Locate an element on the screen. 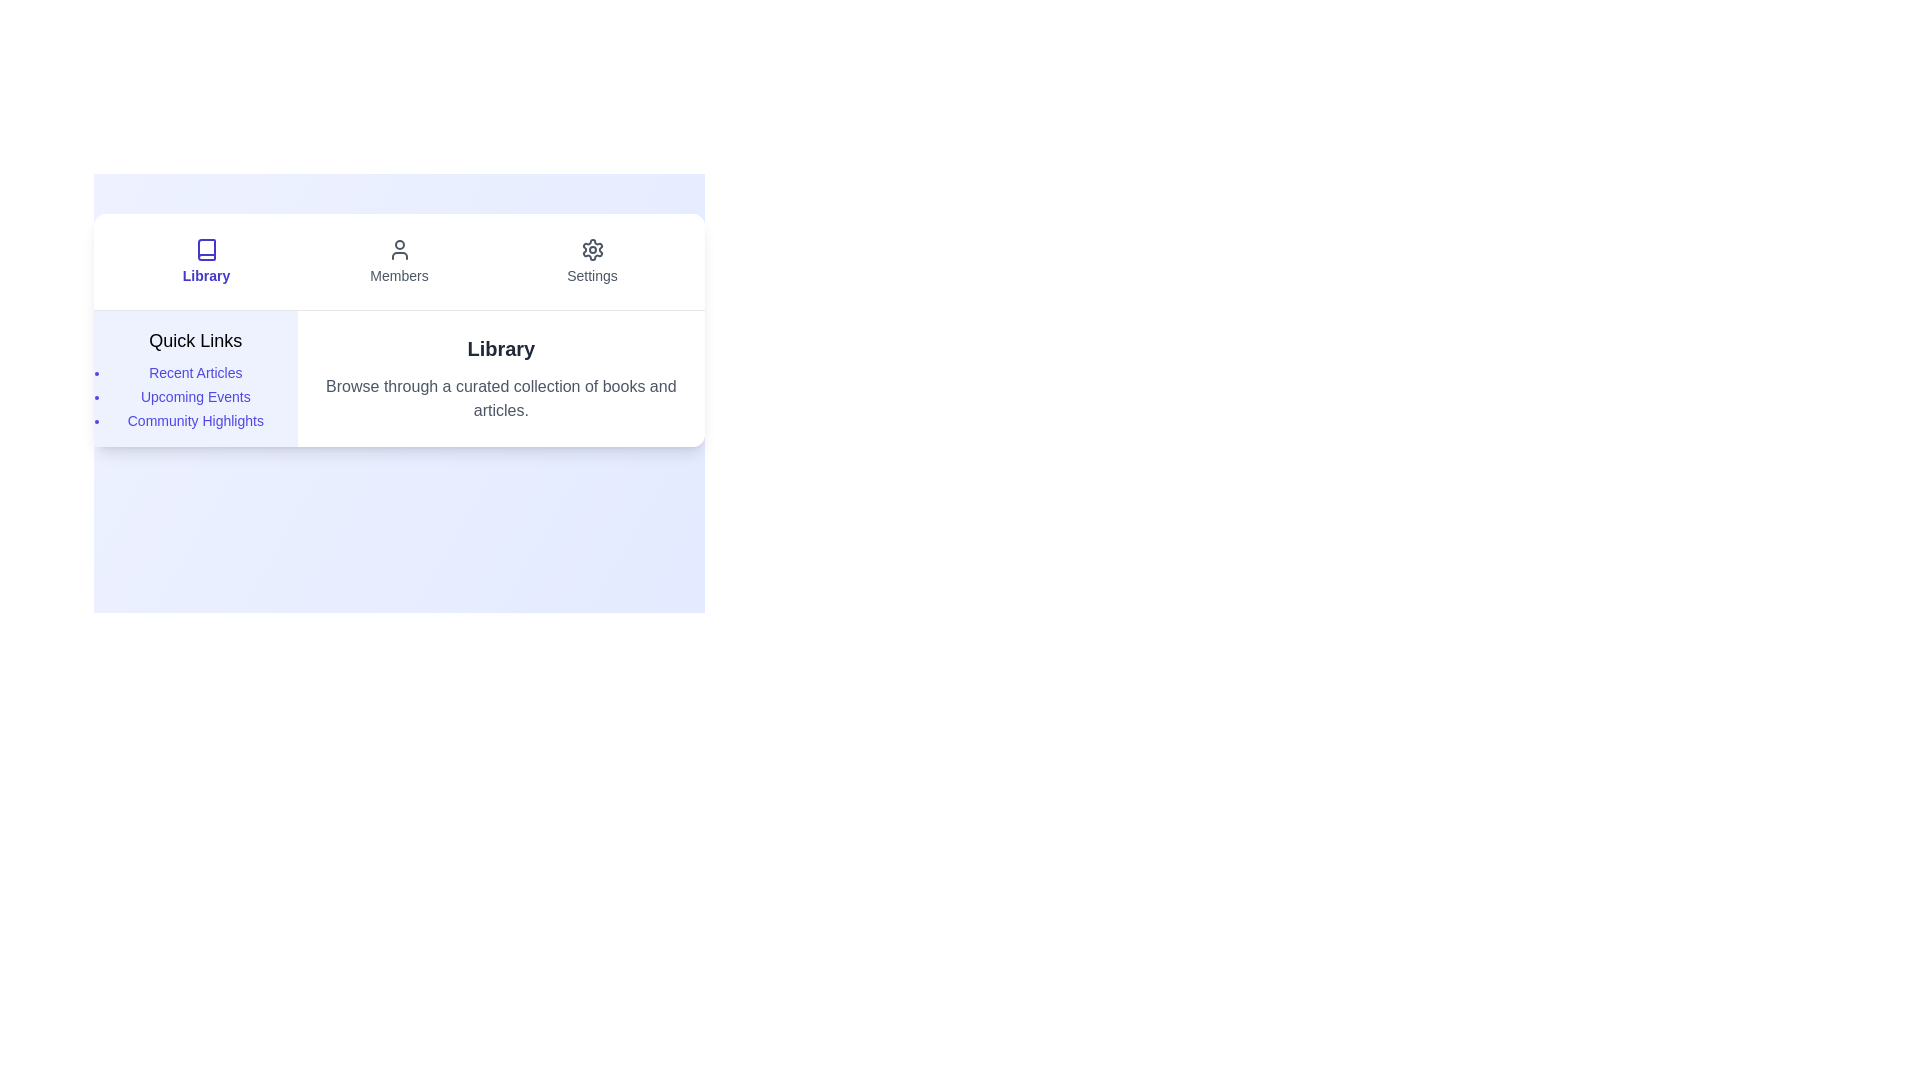 Image resolution: width=1920 pixels, height=1080 pixels. the tab labeled Library is located at coordinates (206, 261).